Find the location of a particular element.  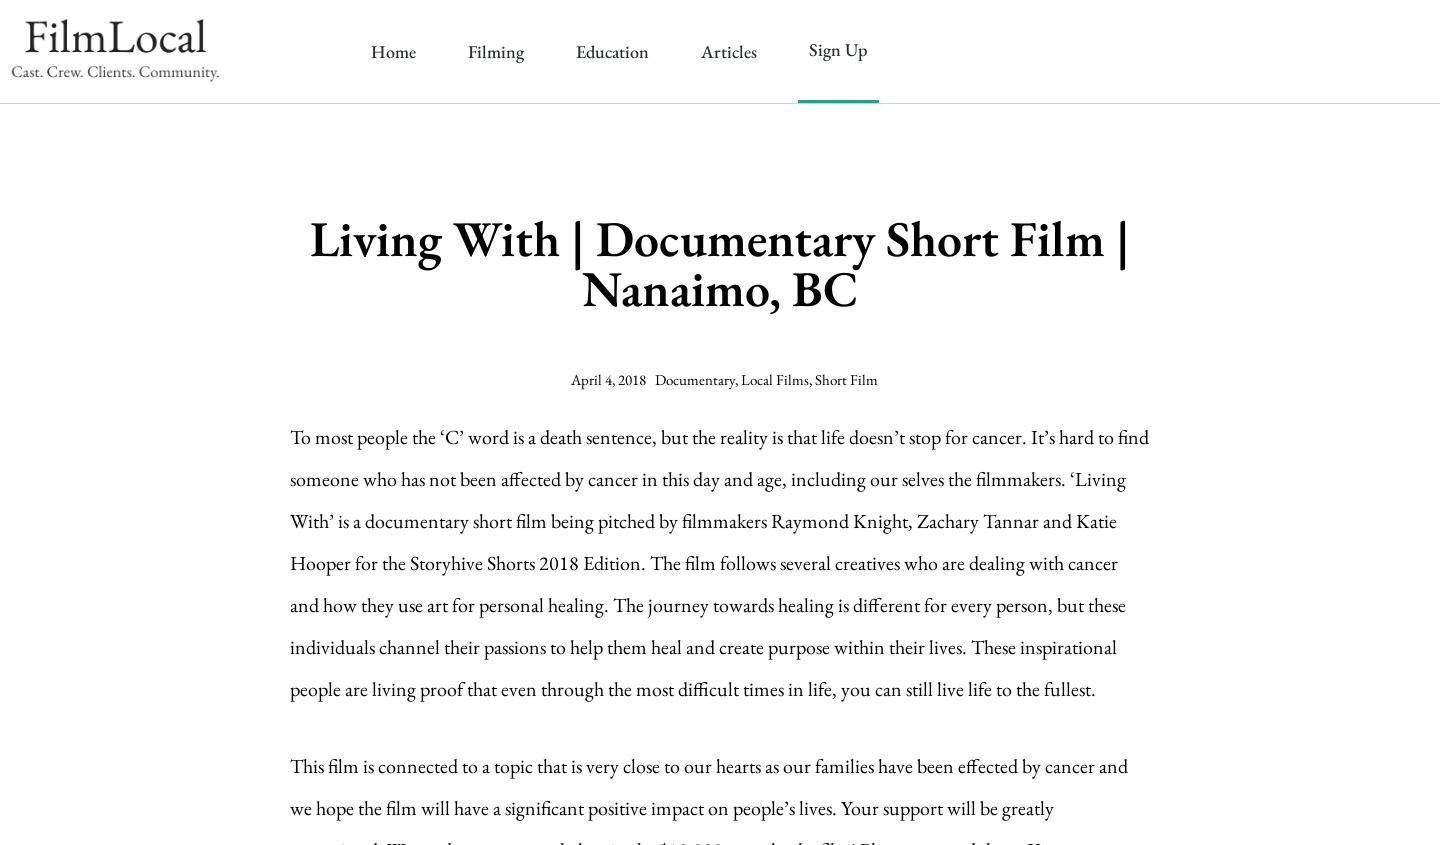

'Short Film' is located at coordinates (844, 378).